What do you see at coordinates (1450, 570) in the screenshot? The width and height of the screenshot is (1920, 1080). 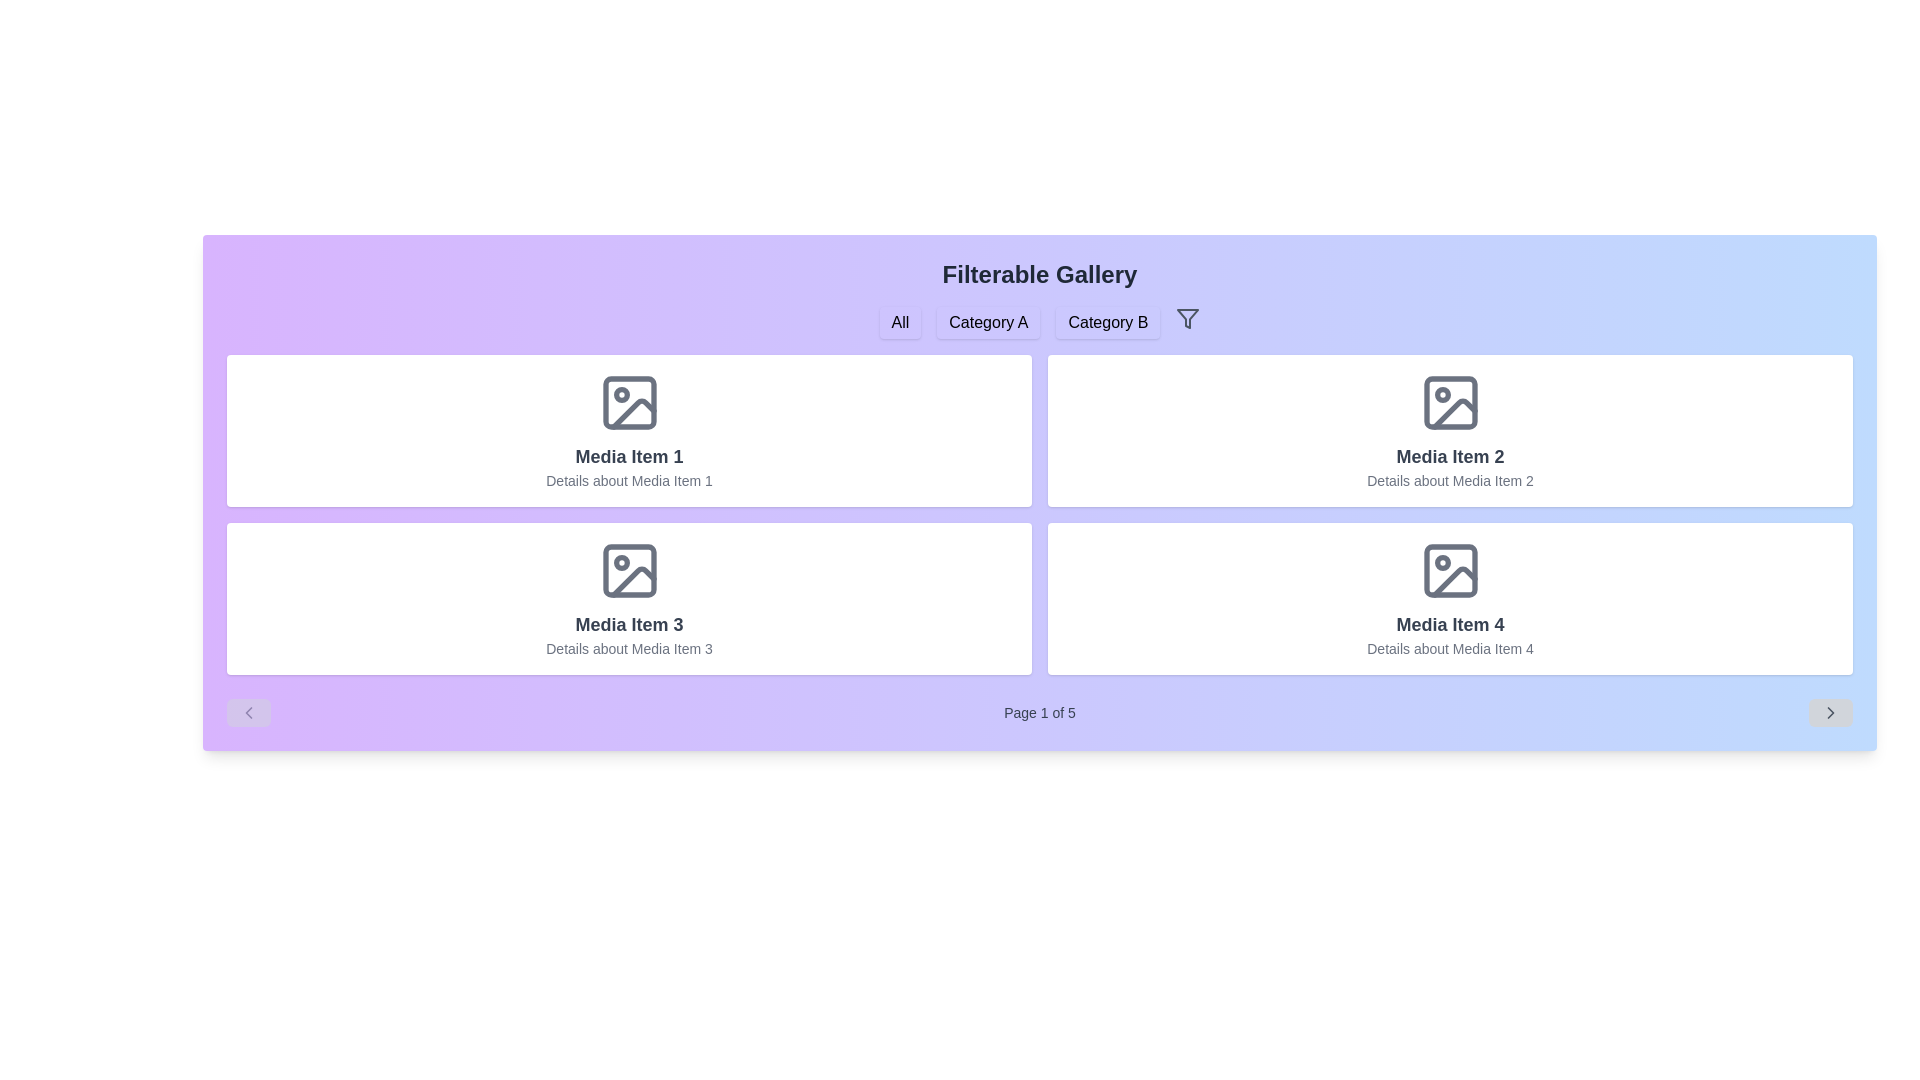 I see `the gallery icon within the fourth media item card titled 'Media Item 4', which features a line-drawn design of a rectangular outline with a circle and angled lines` at bounding box center [1450, 570].